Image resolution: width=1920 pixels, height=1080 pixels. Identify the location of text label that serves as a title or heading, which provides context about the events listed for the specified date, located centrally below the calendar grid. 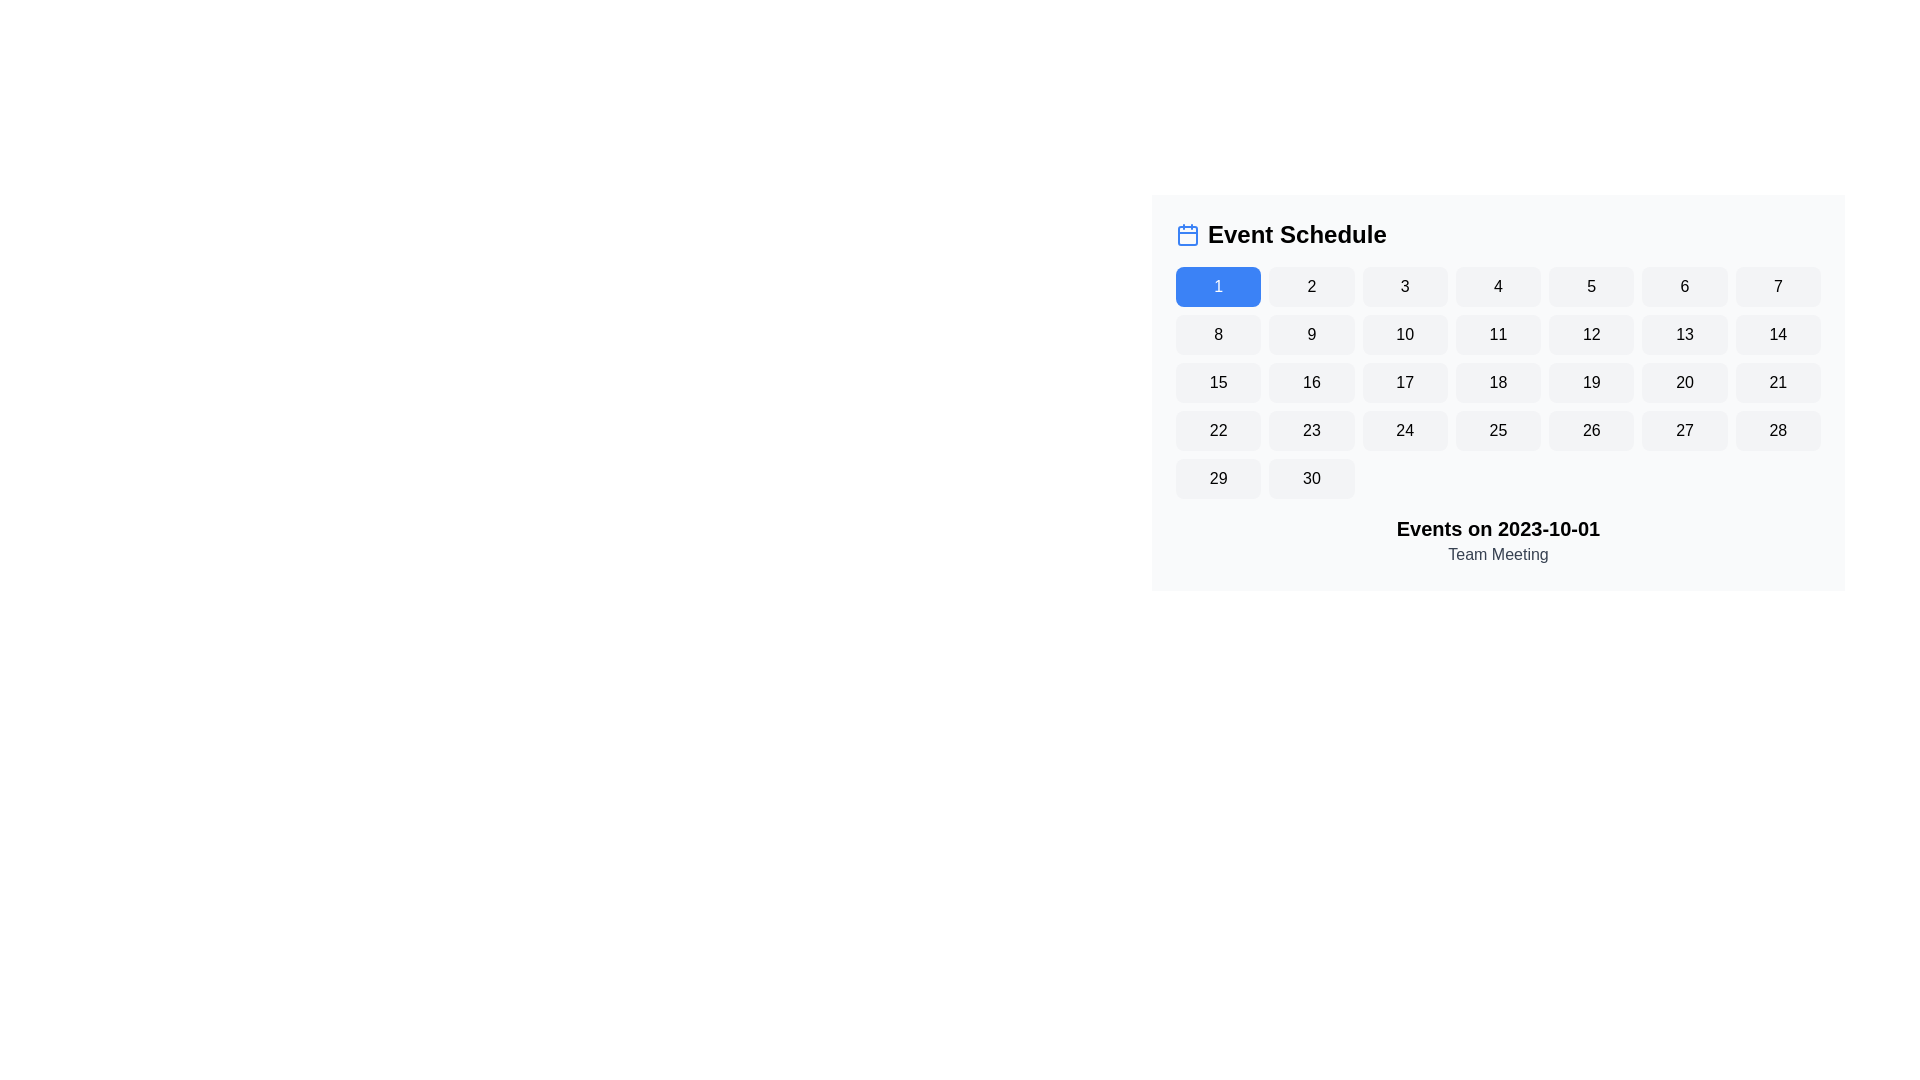
(1498, 527).